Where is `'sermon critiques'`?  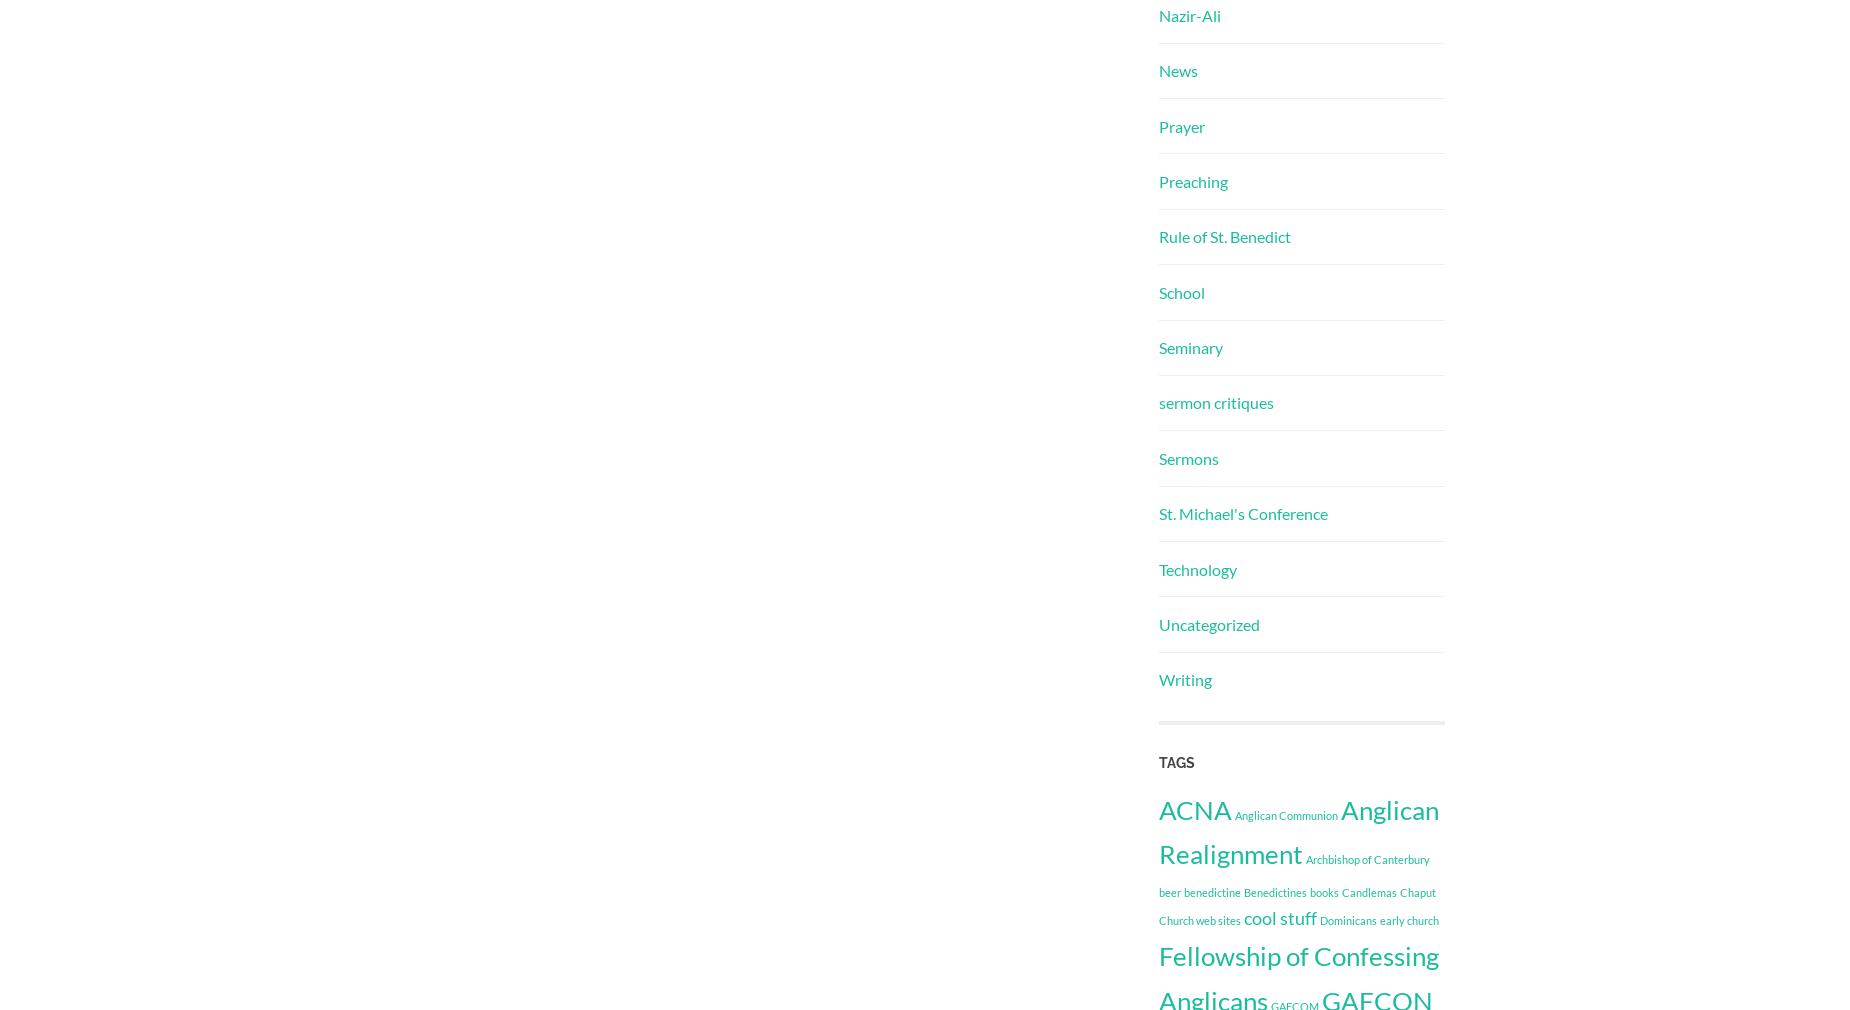 'sermon critiques' is located at coordinates (1215, 402).